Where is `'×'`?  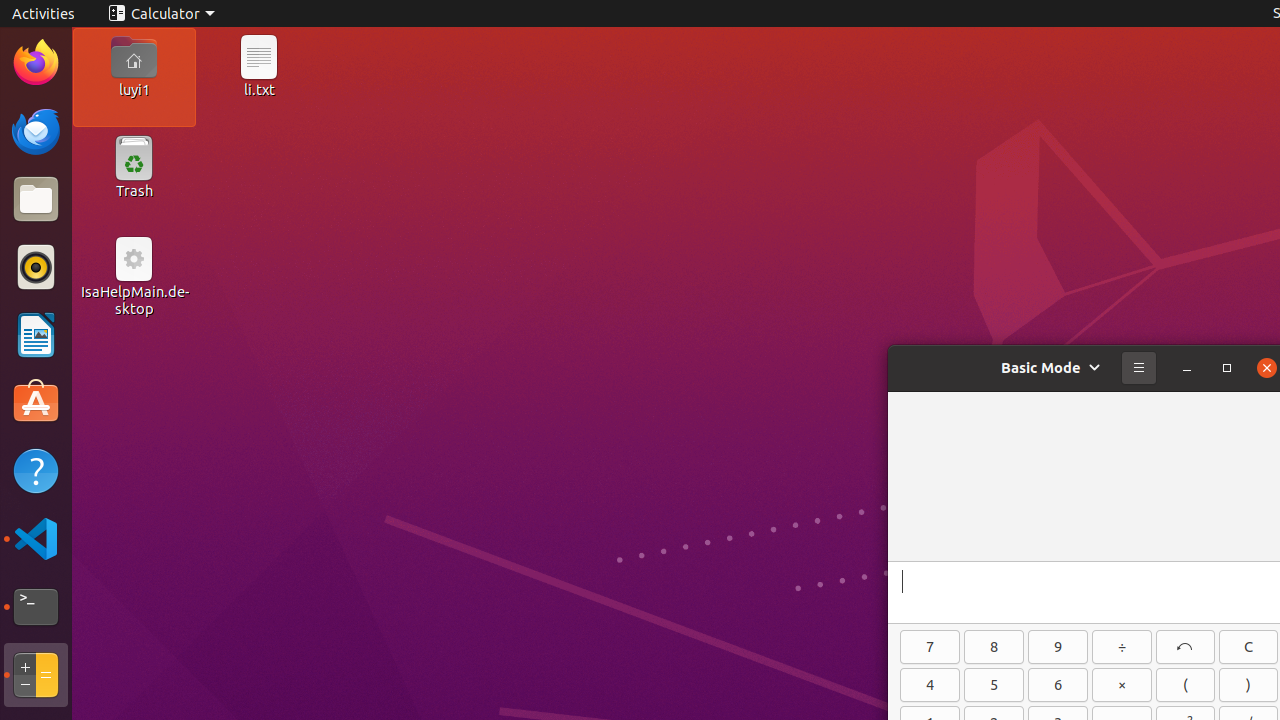 '×' is located at coordinates (1122, 684).